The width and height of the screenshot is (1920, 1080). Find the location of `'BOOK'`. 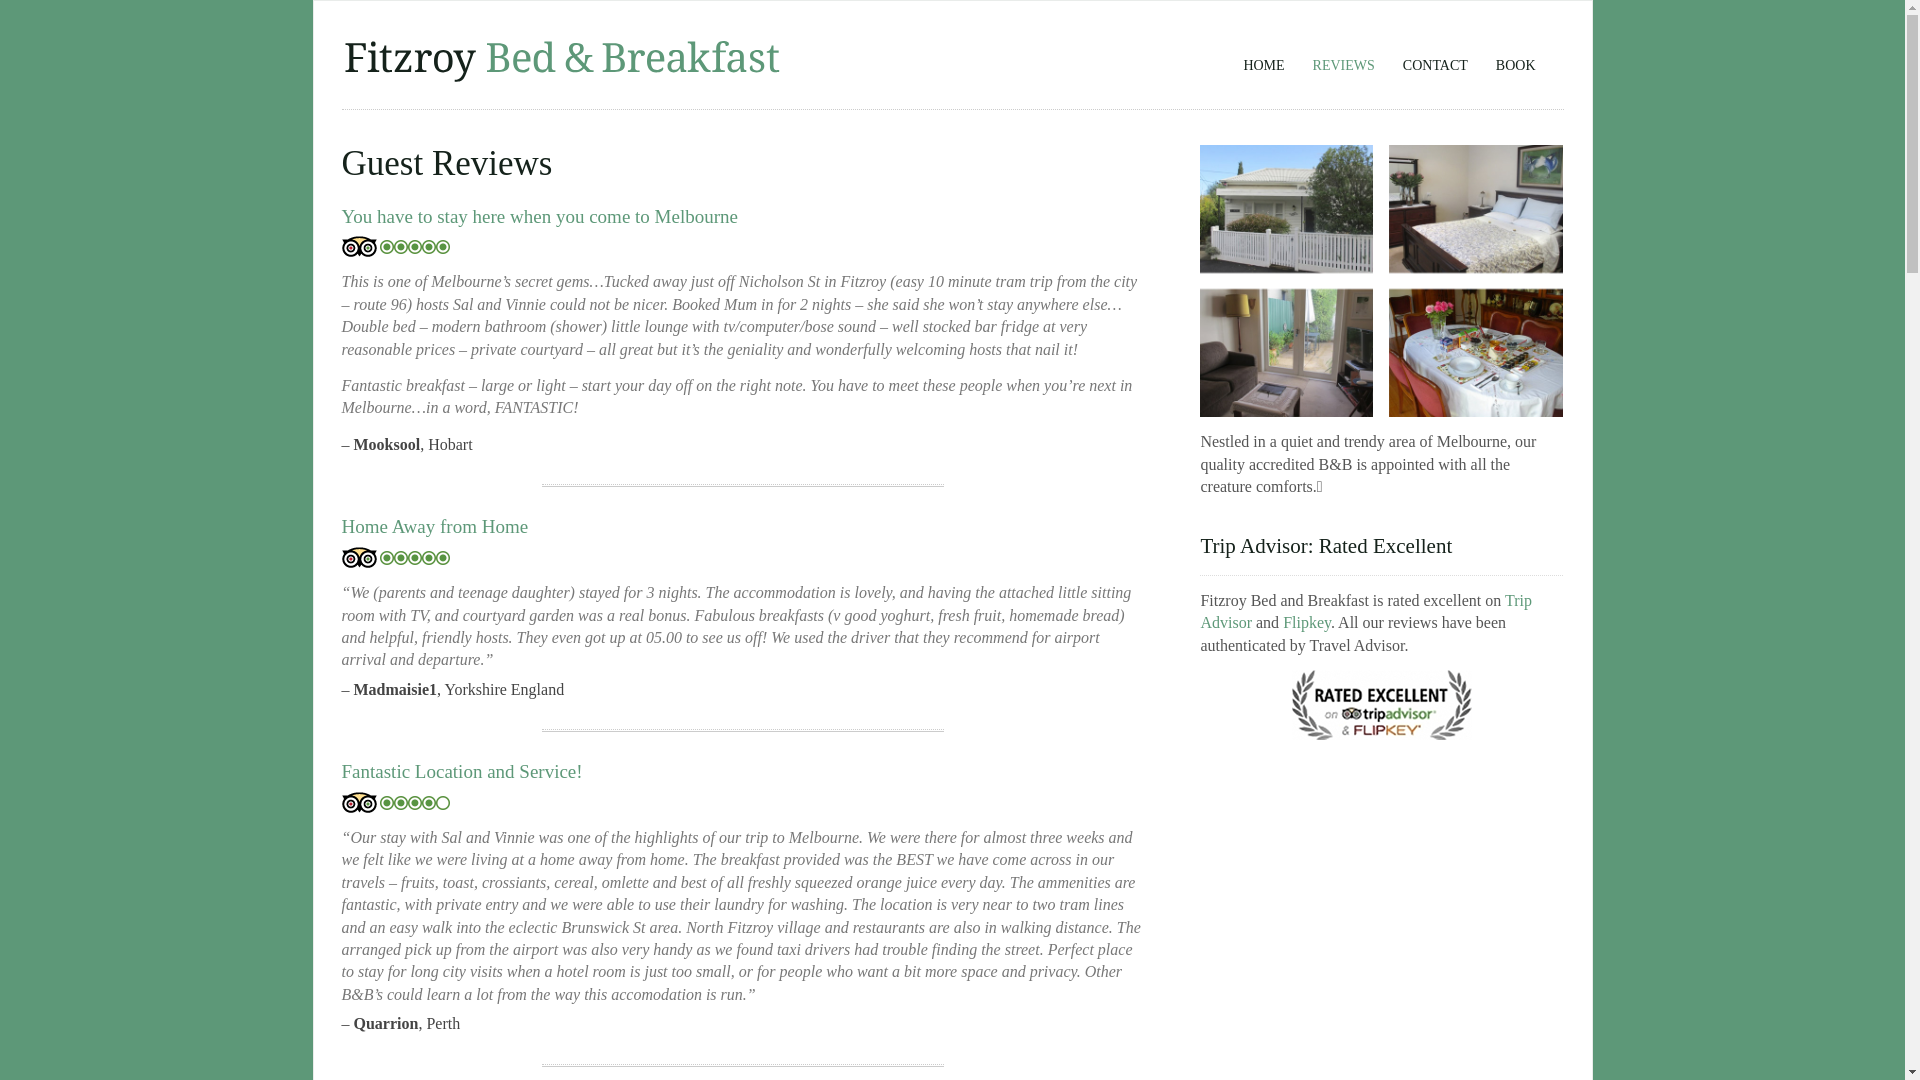

'BOOK' is located at coordinates (1516, 57).